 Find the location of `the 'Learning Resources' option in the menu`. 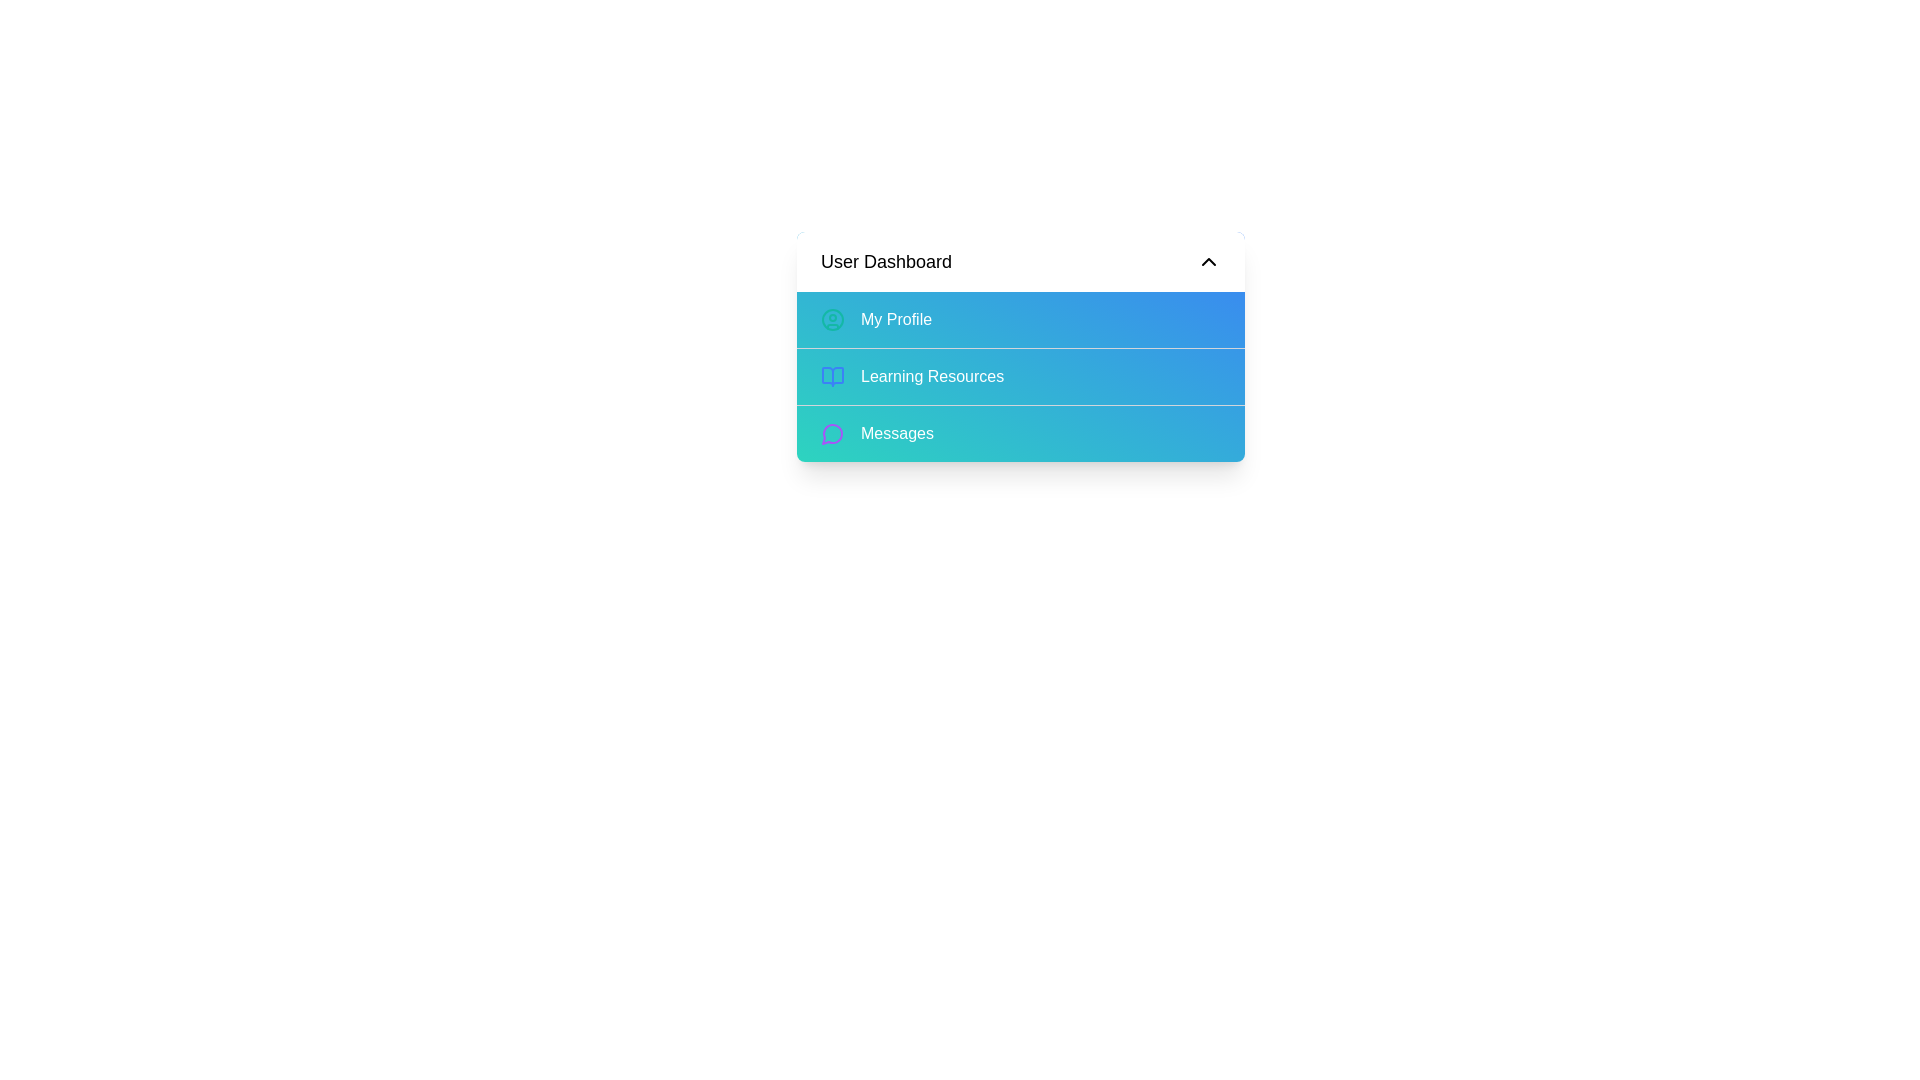

the 'Learning Resources' option in the menu is located at coordinates (1021, 376).